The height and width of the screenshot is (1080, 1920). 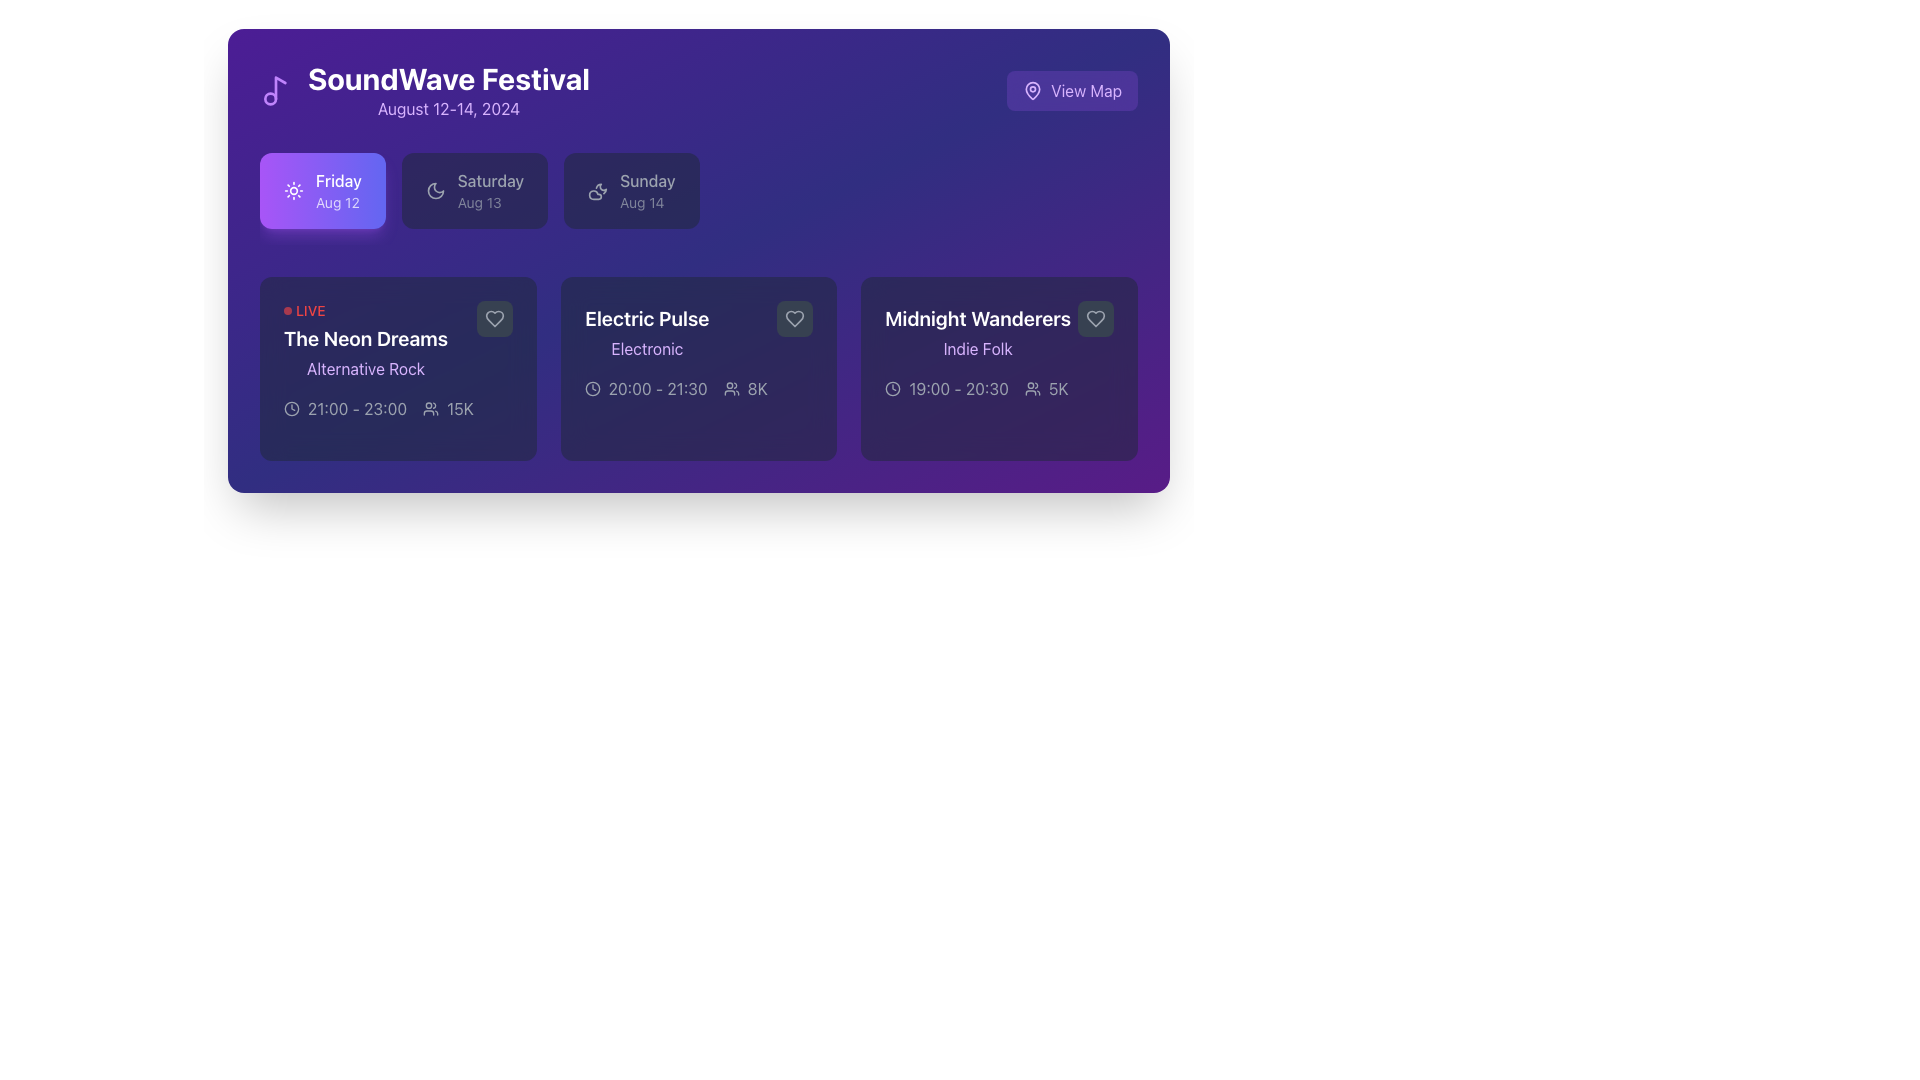 What do you see at coordinates (892, 389) in the screenshot?
I see `the circular clock icon located to the left of the '19:00 - 20:30' label within the 'Midnight Wanderers' card` at bounding box center [892, 389].